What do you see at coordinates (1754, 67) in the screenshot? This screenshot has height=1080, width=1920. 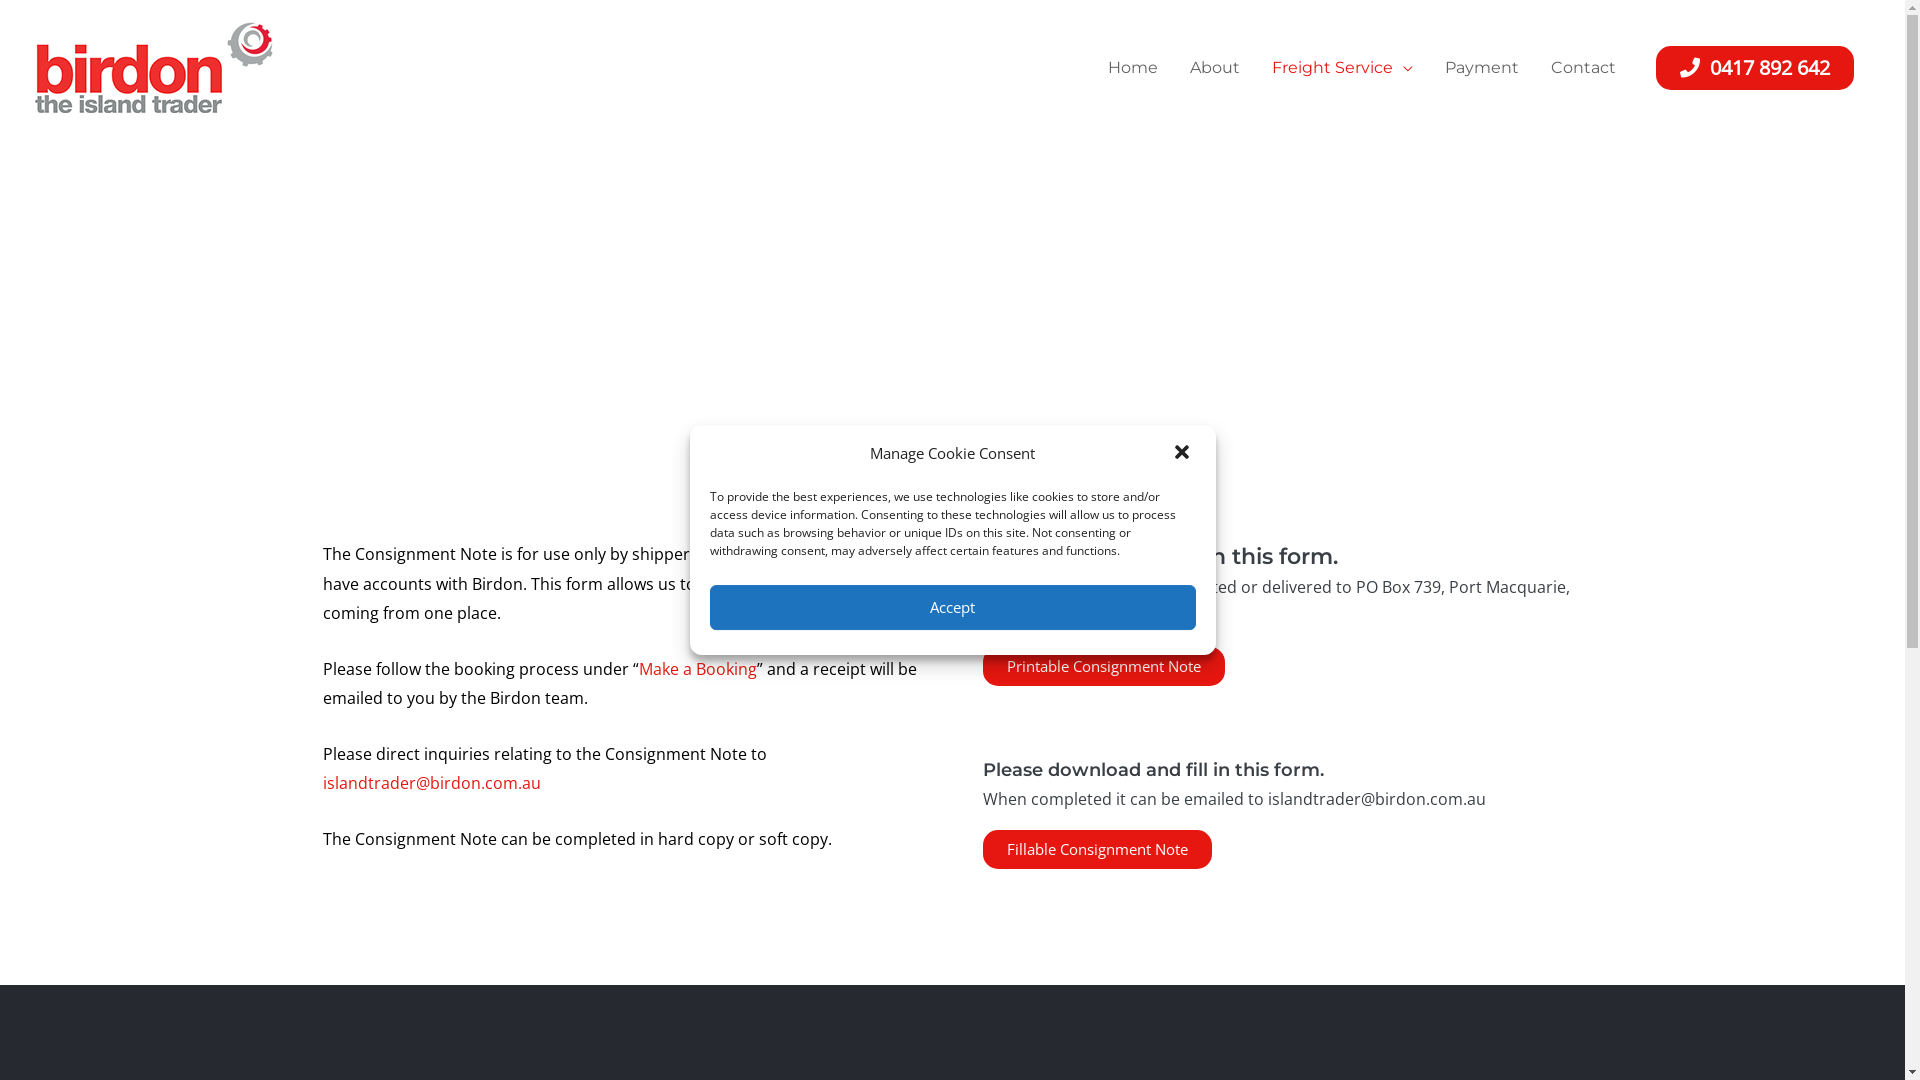 I see `'0417 892 642'` at bounding box center [1754, 67].